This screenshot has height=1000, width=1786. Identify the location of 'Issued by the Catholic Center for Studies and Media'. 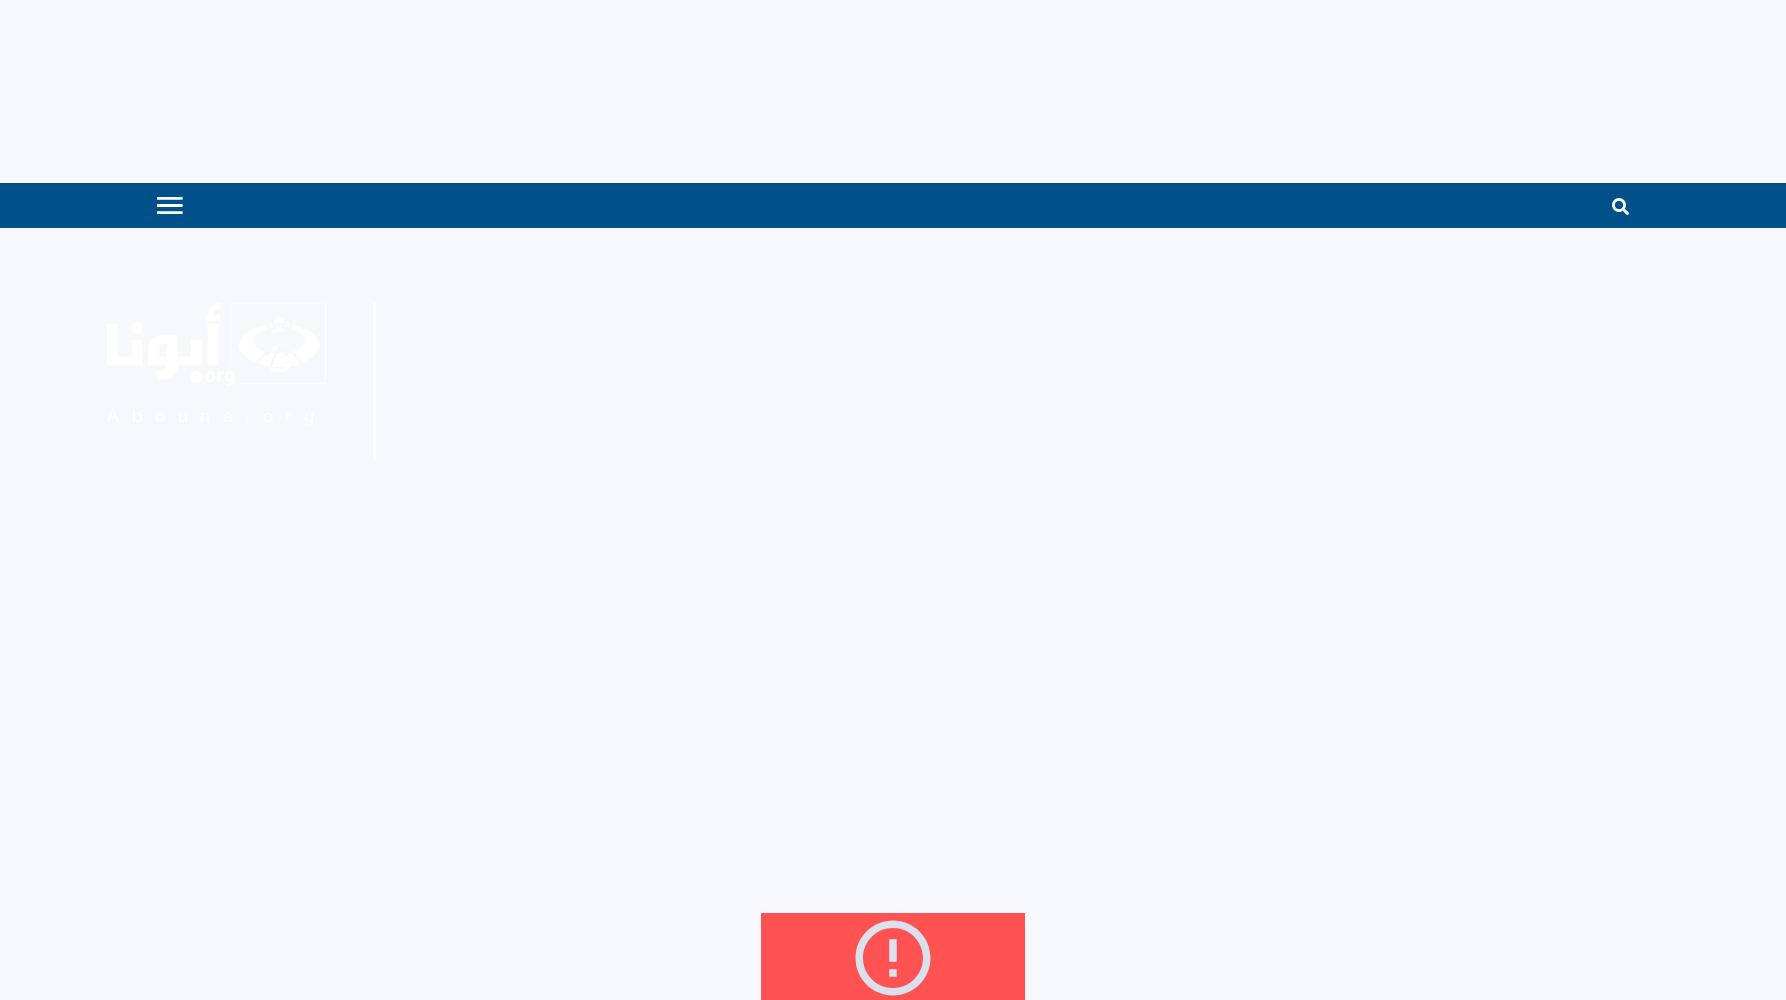
(544, 330).